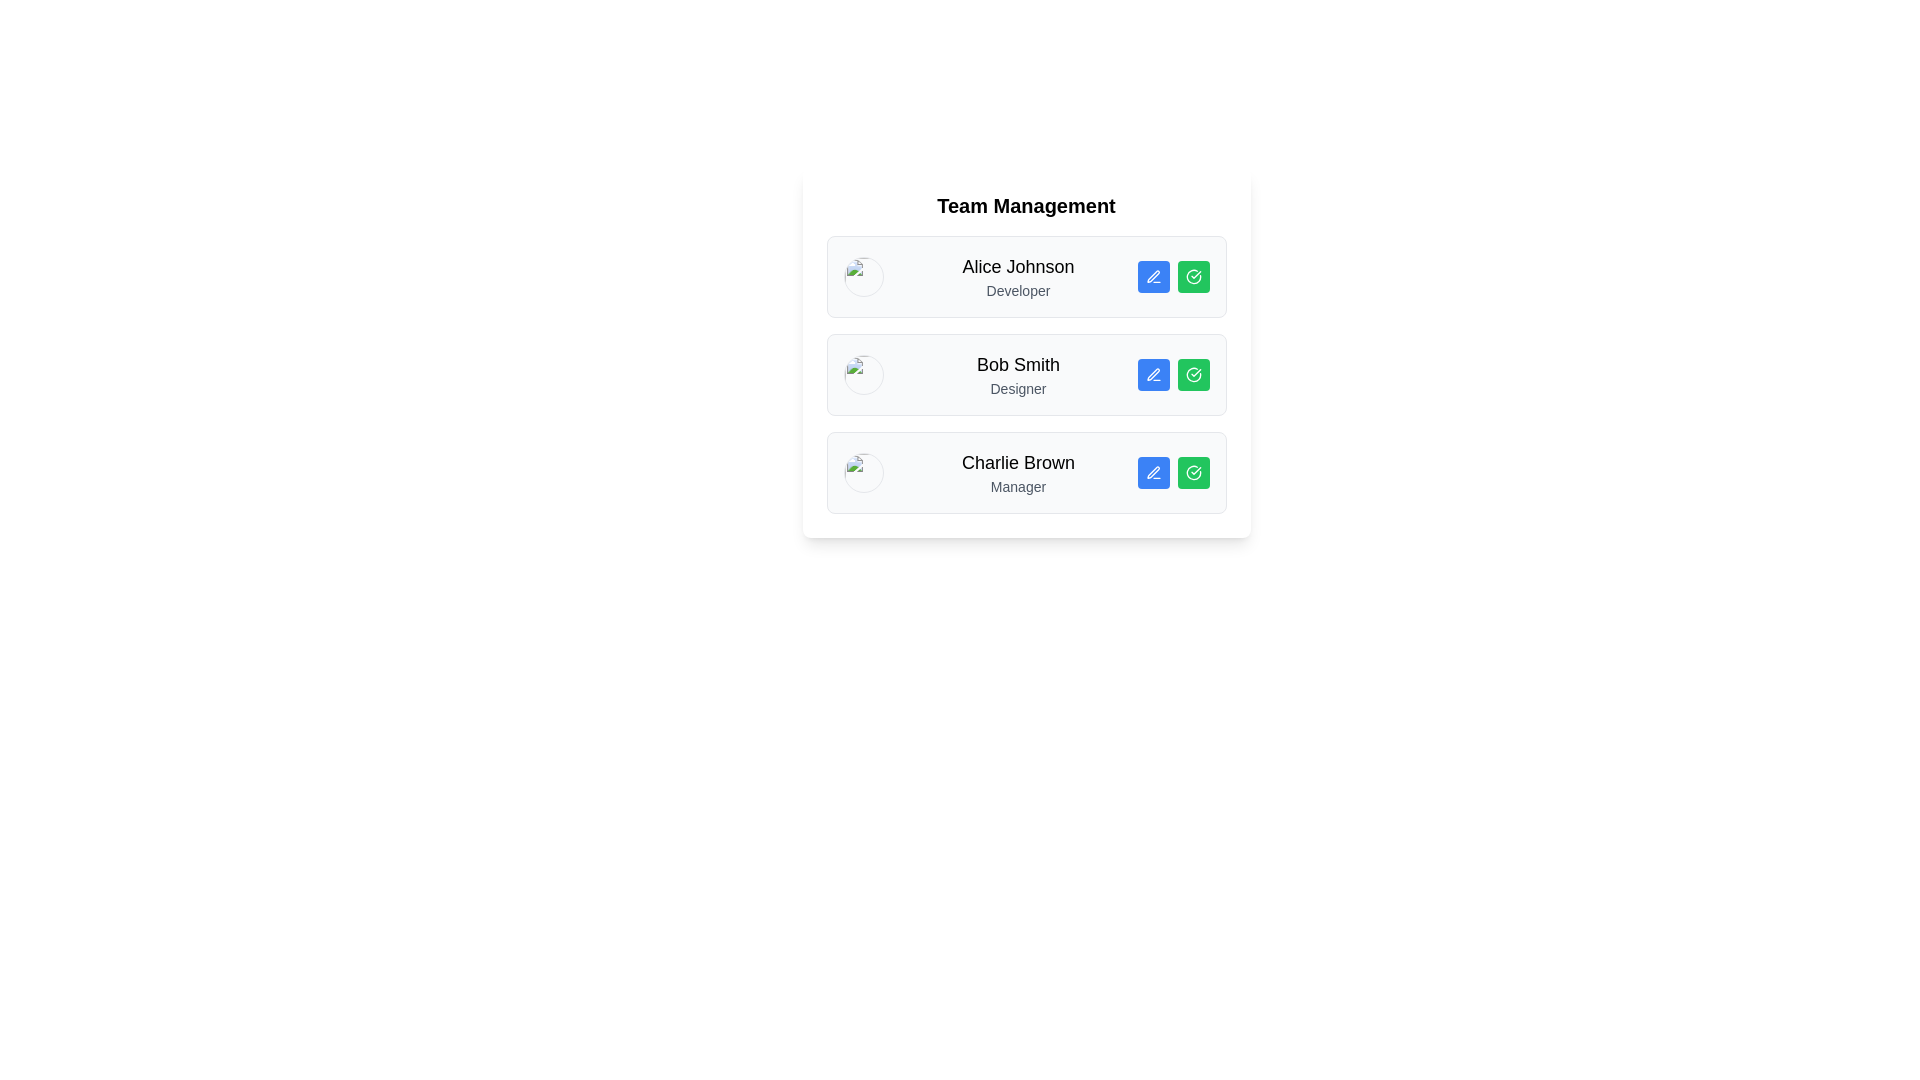 The image size is (1920, 1080). Describe the element at coordinates (1153, 374) in the screenshot. I see `the edit icon button located in the second row next to 'Bob Smith'` at that location.